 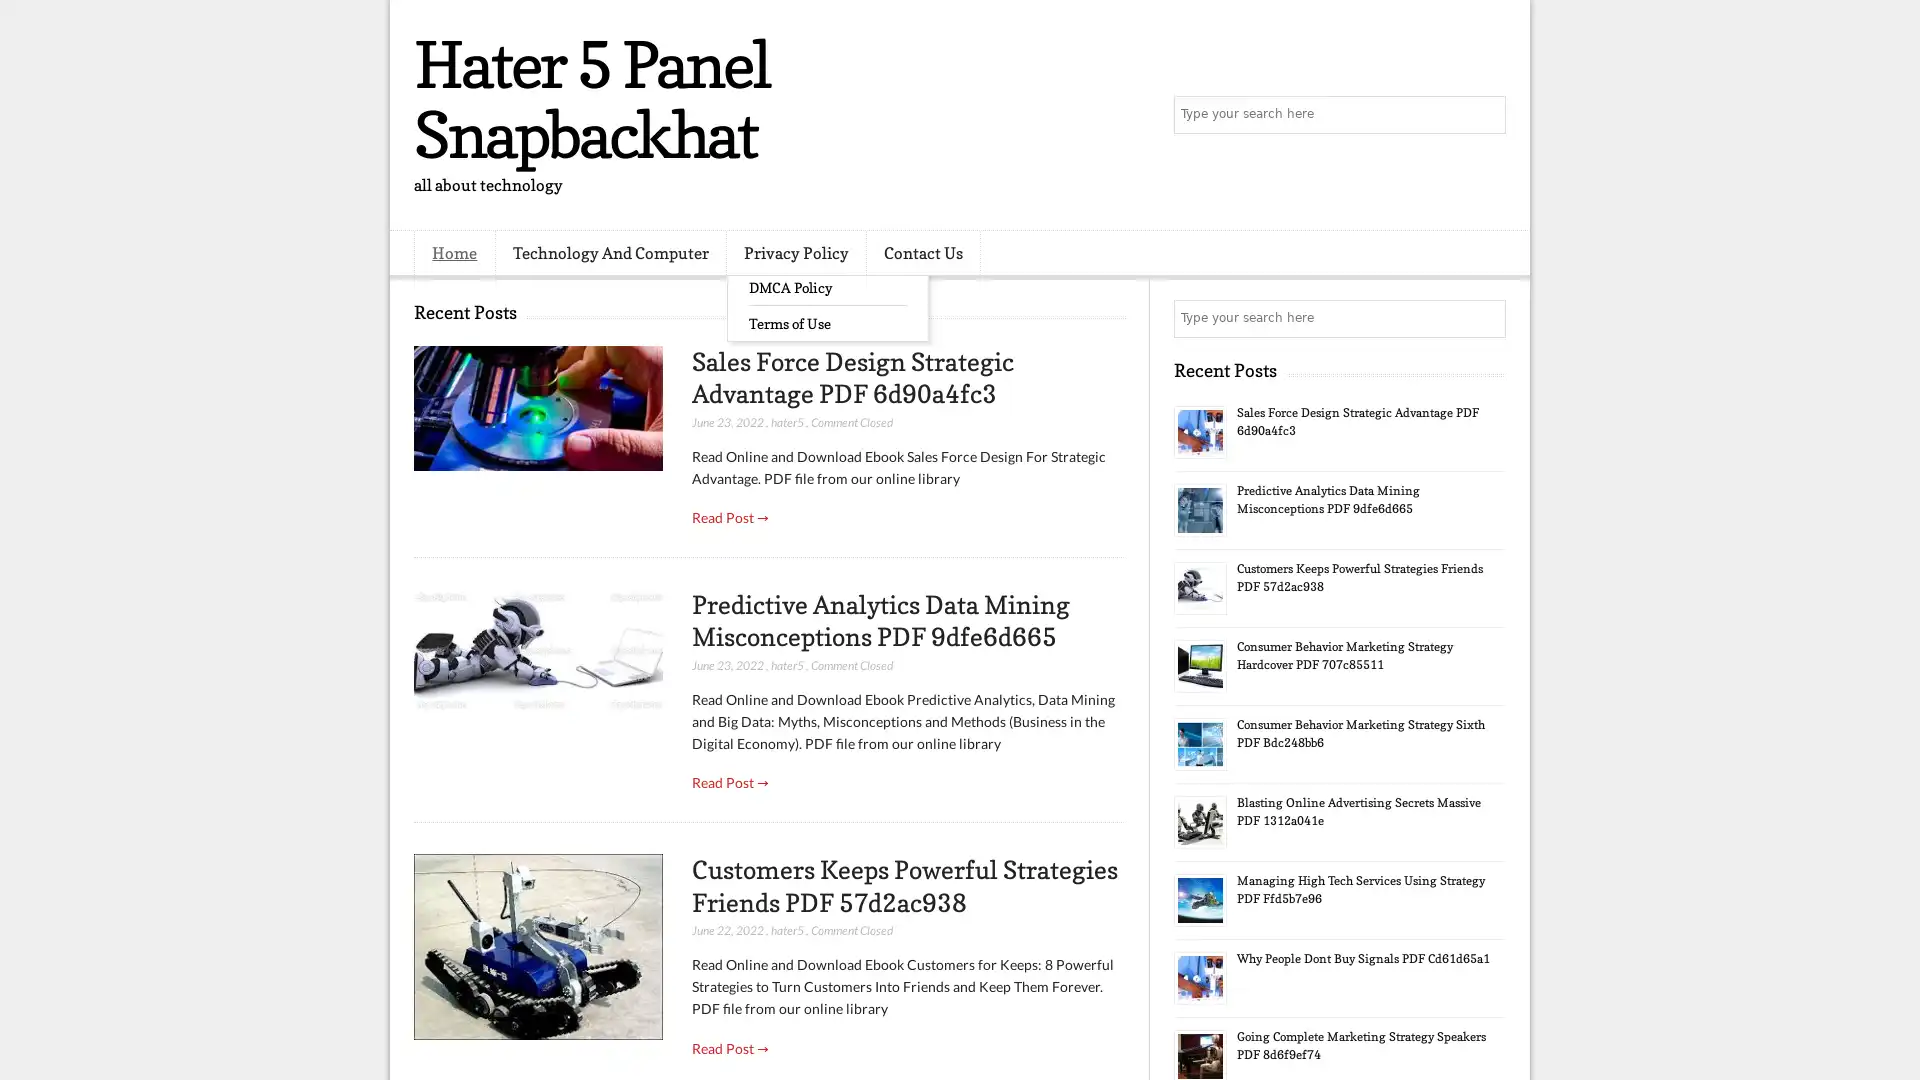 I want to click on Search, so click(x=1485, y=318).